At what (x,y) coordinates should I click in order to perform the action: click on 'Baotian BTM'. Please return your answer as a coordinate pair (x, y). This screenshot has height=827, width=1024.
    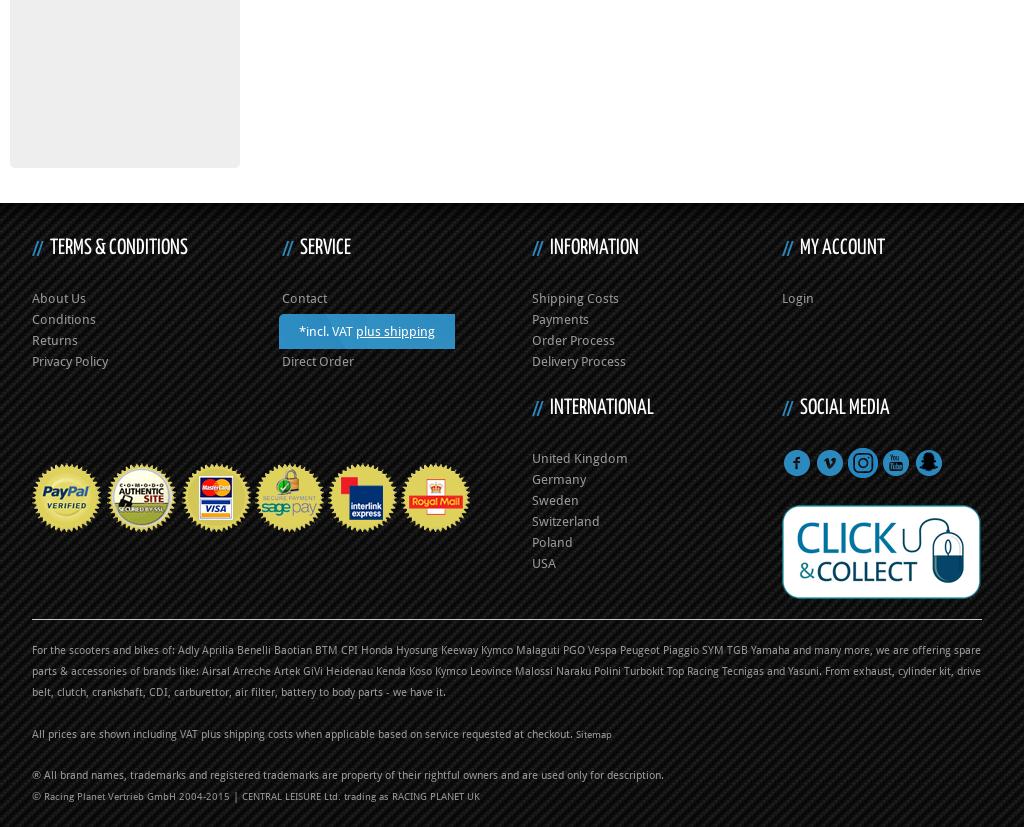
    Looking at the image, I should click on (304, 649).